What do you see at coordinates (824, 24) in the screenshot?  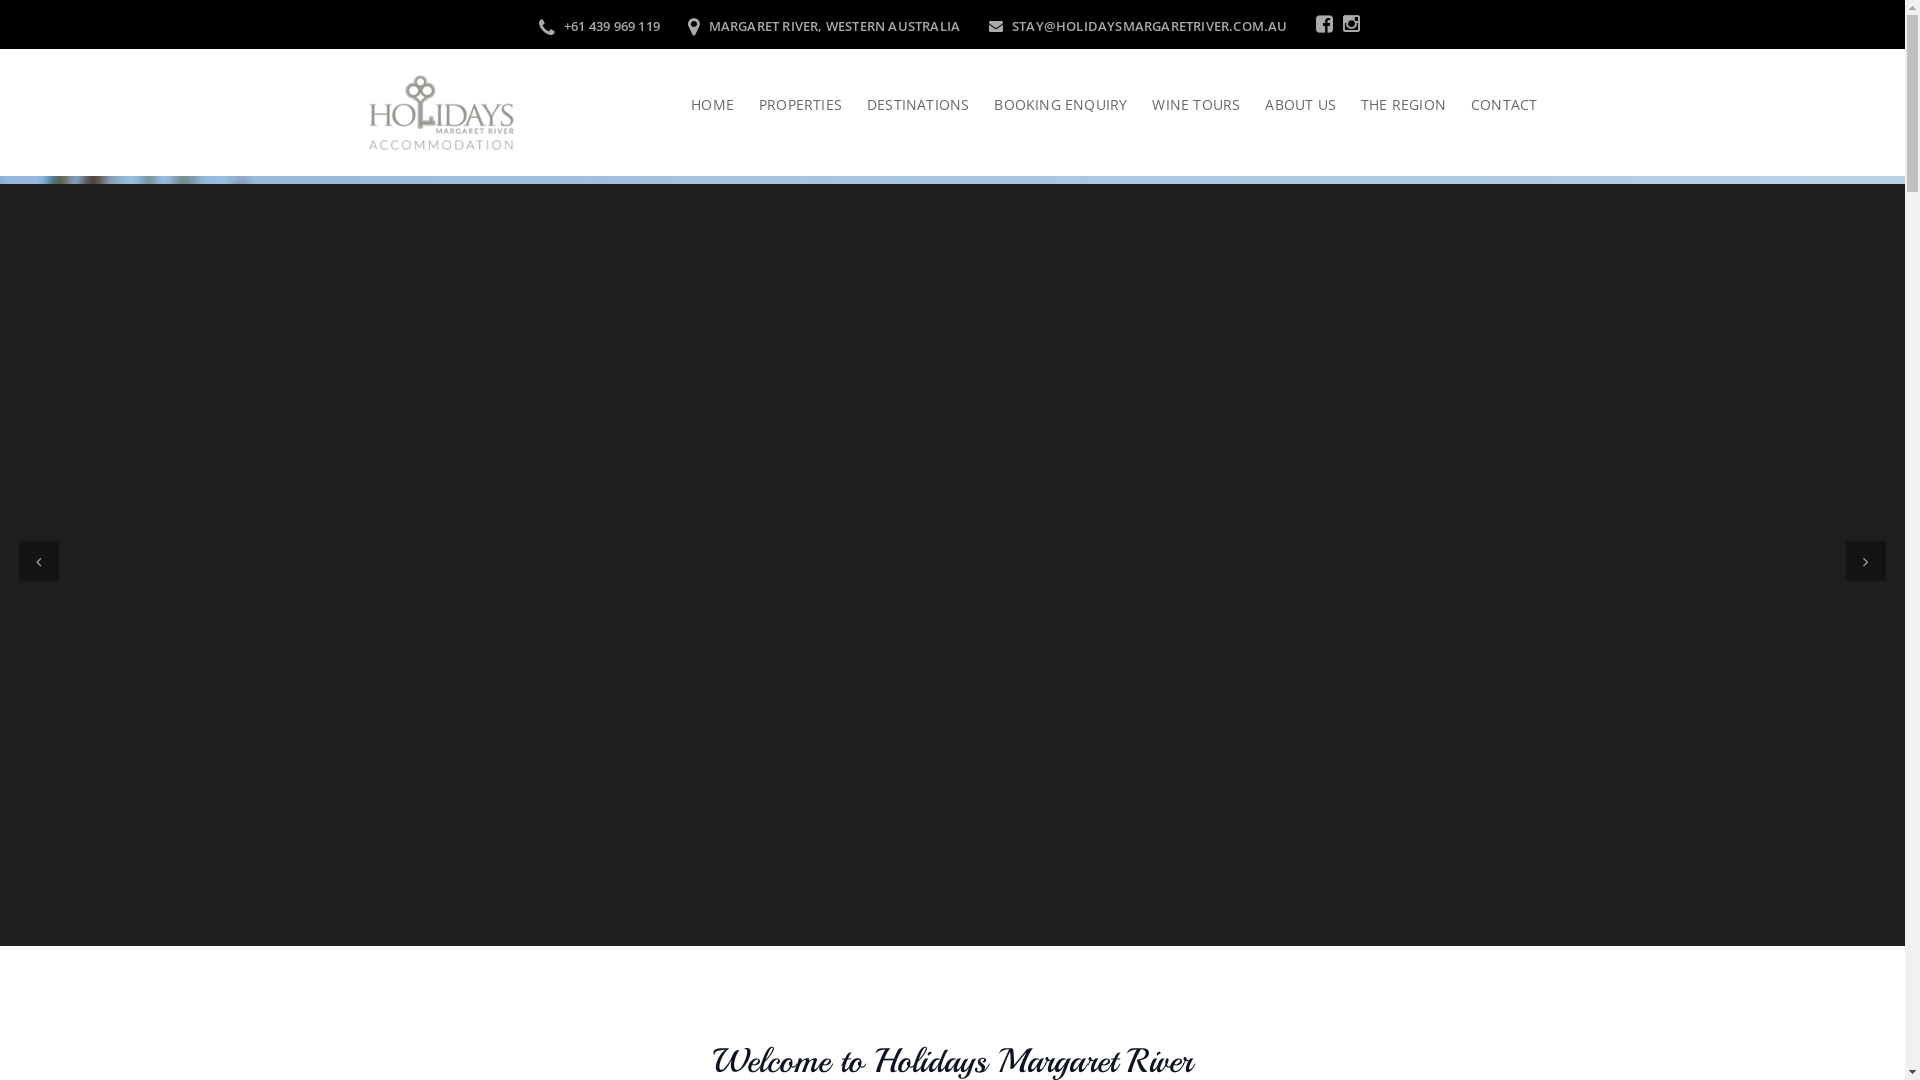 I see `'MARGARET RIVER, WESTERN AUSTRALIA'` at bounding box center [824, 24].